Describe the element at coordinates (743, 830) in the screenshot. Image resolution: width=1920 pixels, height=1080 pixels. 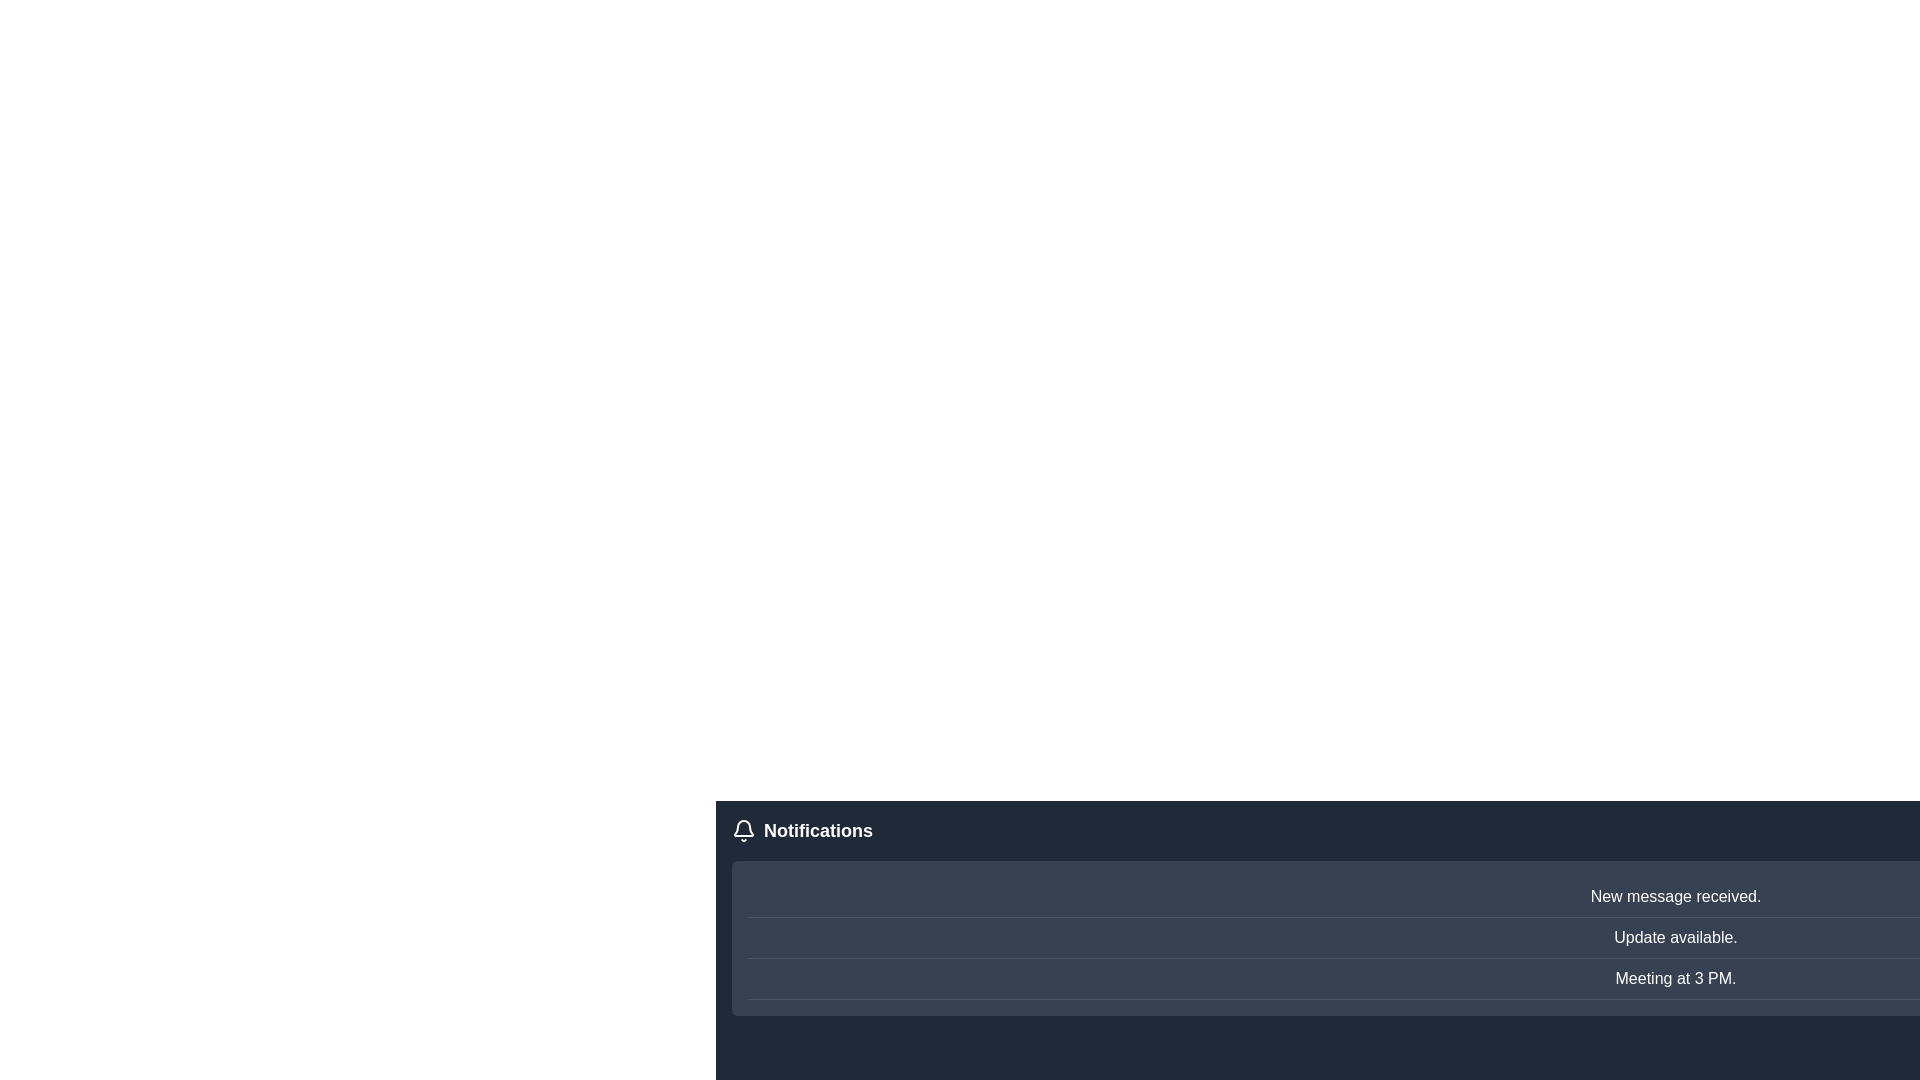
I see `the bell icon indicating the 'Notifications' section located to the left of the text label 'Notifications'` at that location.